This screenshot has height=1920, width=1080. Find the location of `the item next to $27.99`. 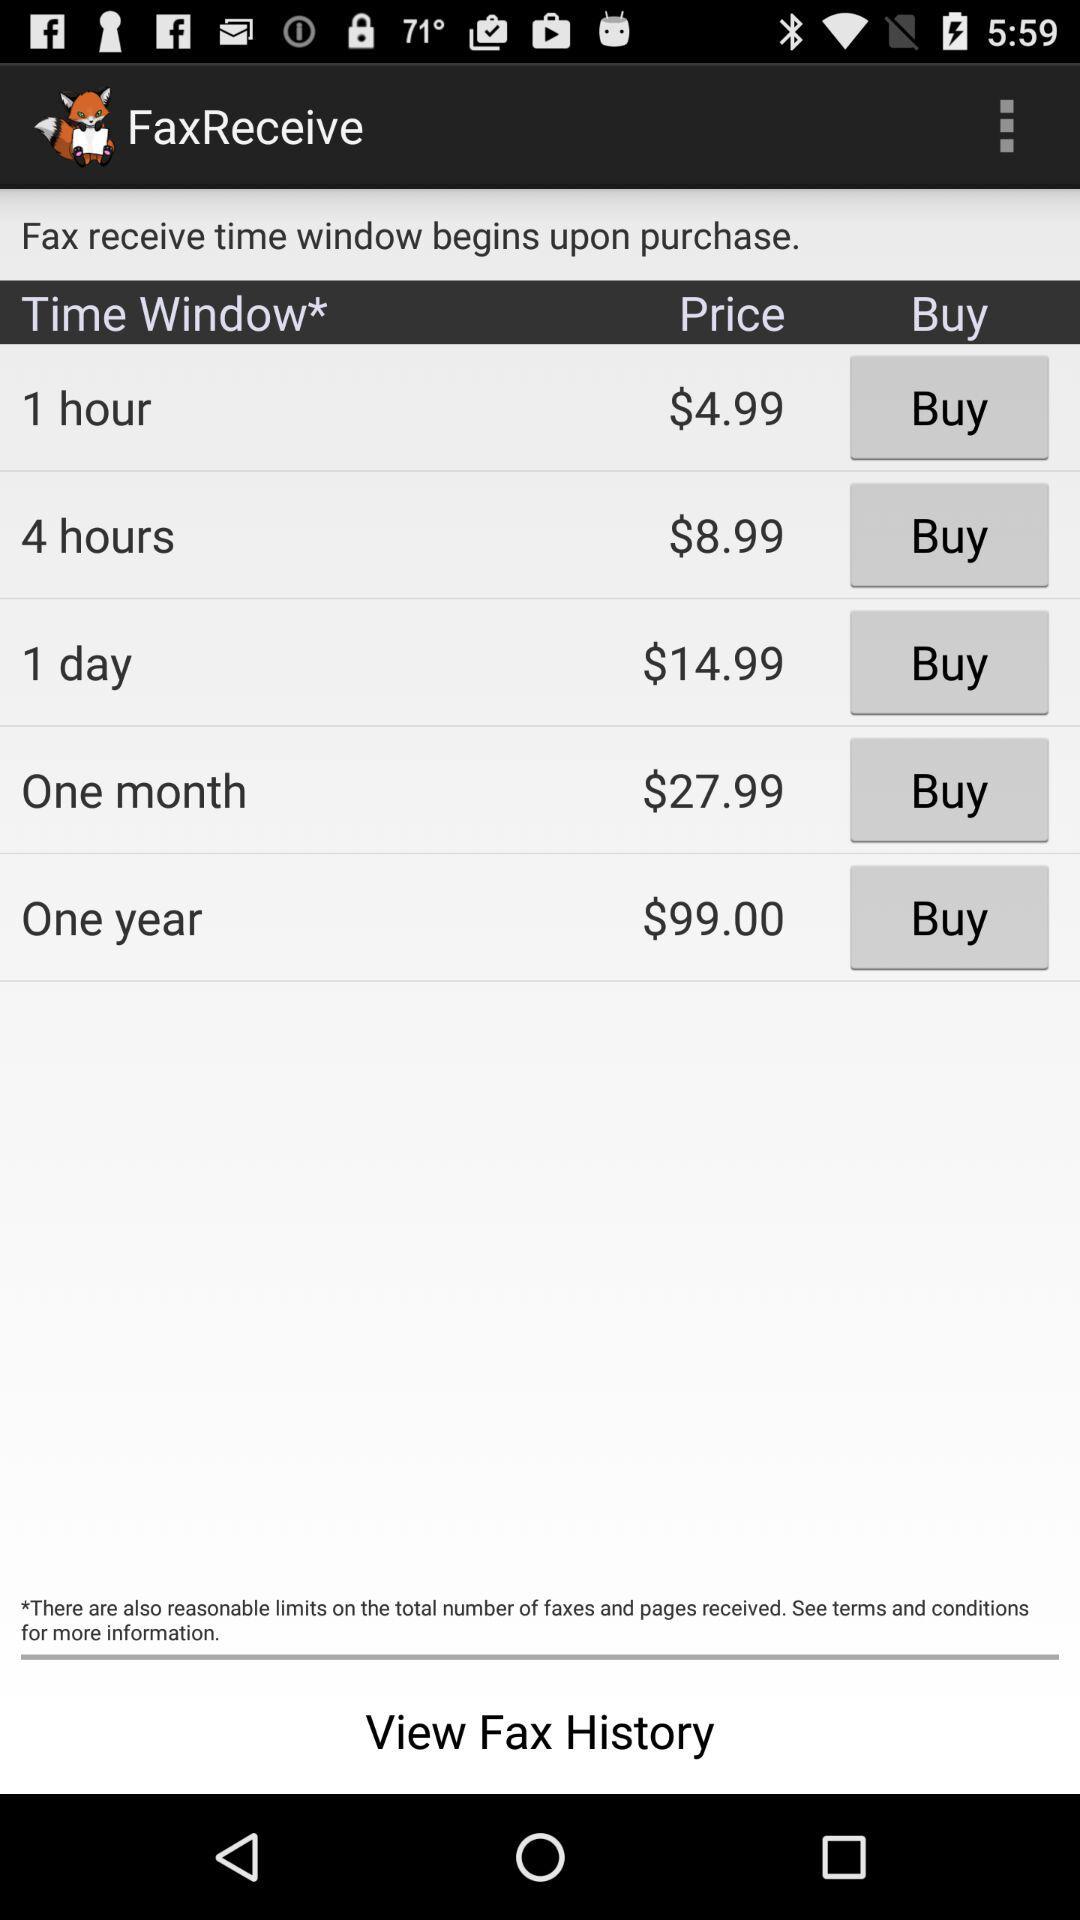

the item next to $27.99 is located at coordinates (265, 916).